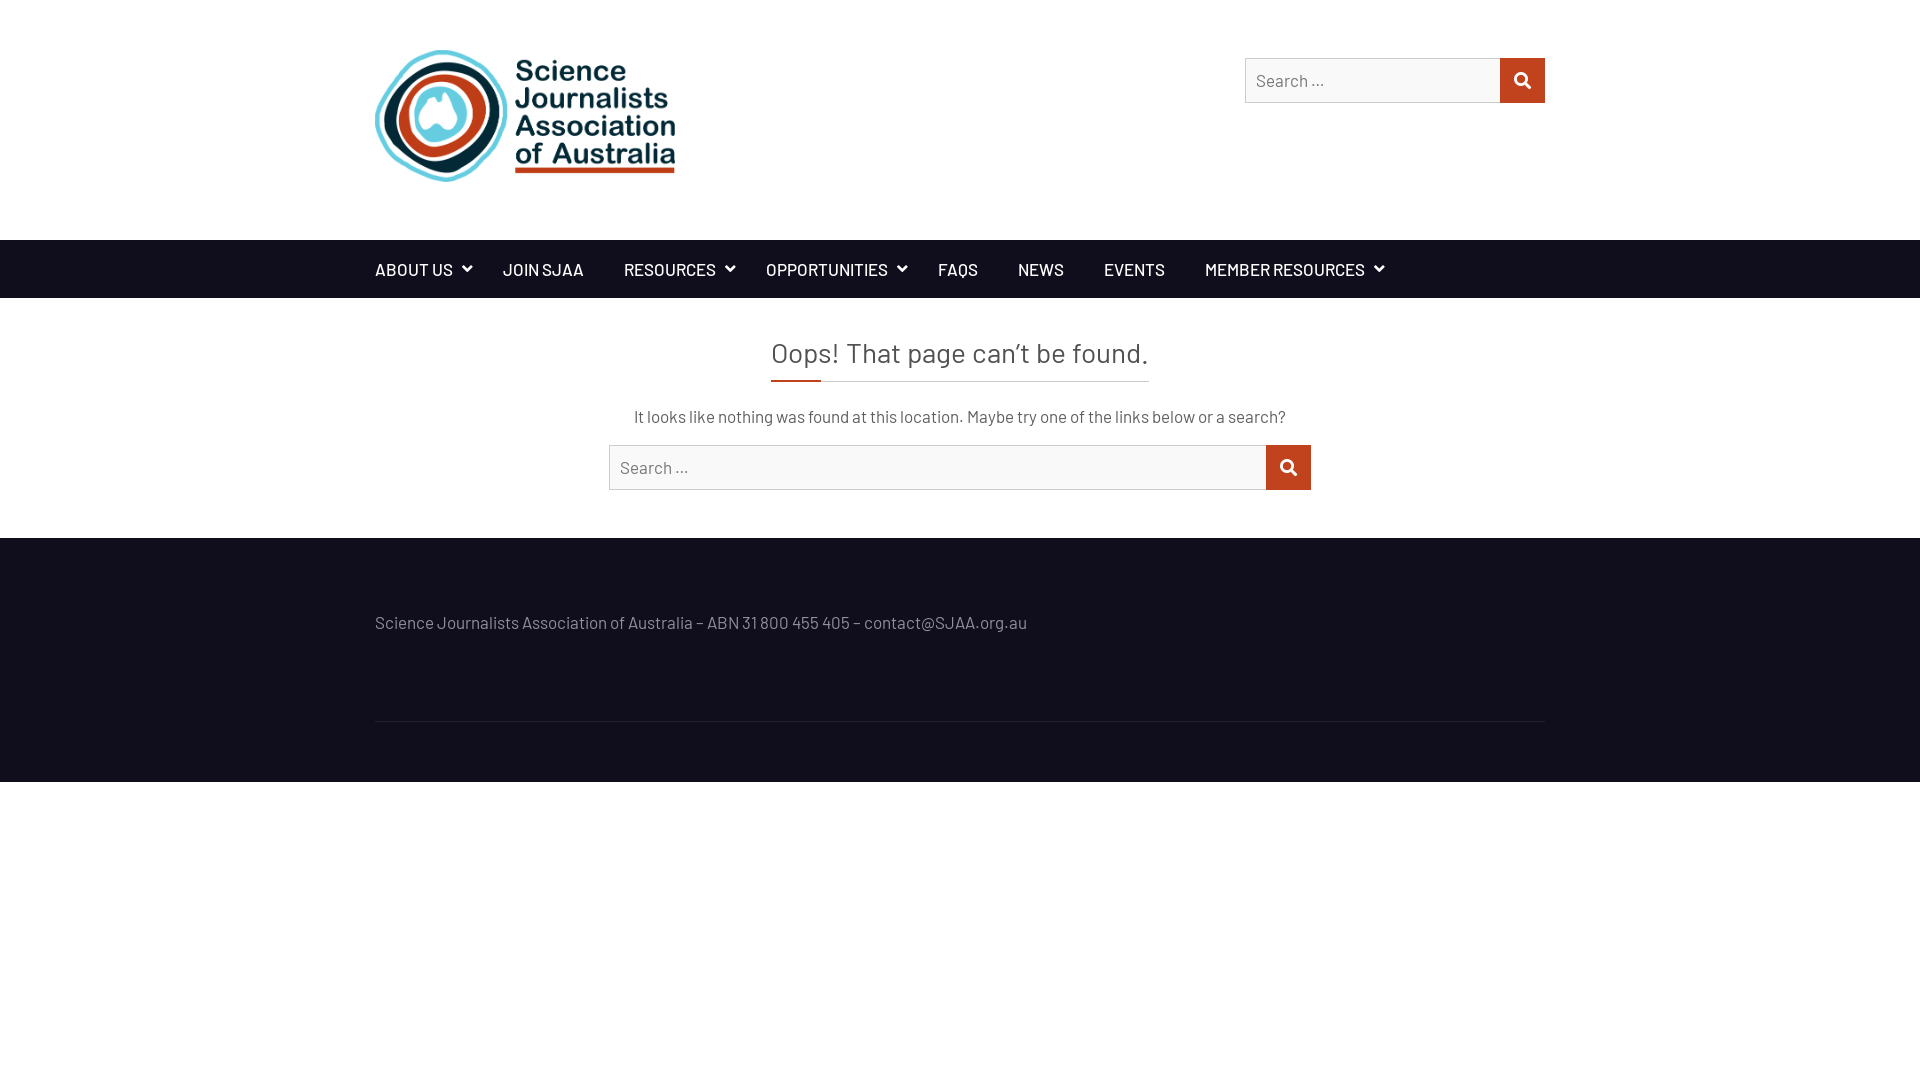  Describe the element at coordinates (1290, 268) in the screenshot. I see `'MEMBER RESOURCES'` at that location.